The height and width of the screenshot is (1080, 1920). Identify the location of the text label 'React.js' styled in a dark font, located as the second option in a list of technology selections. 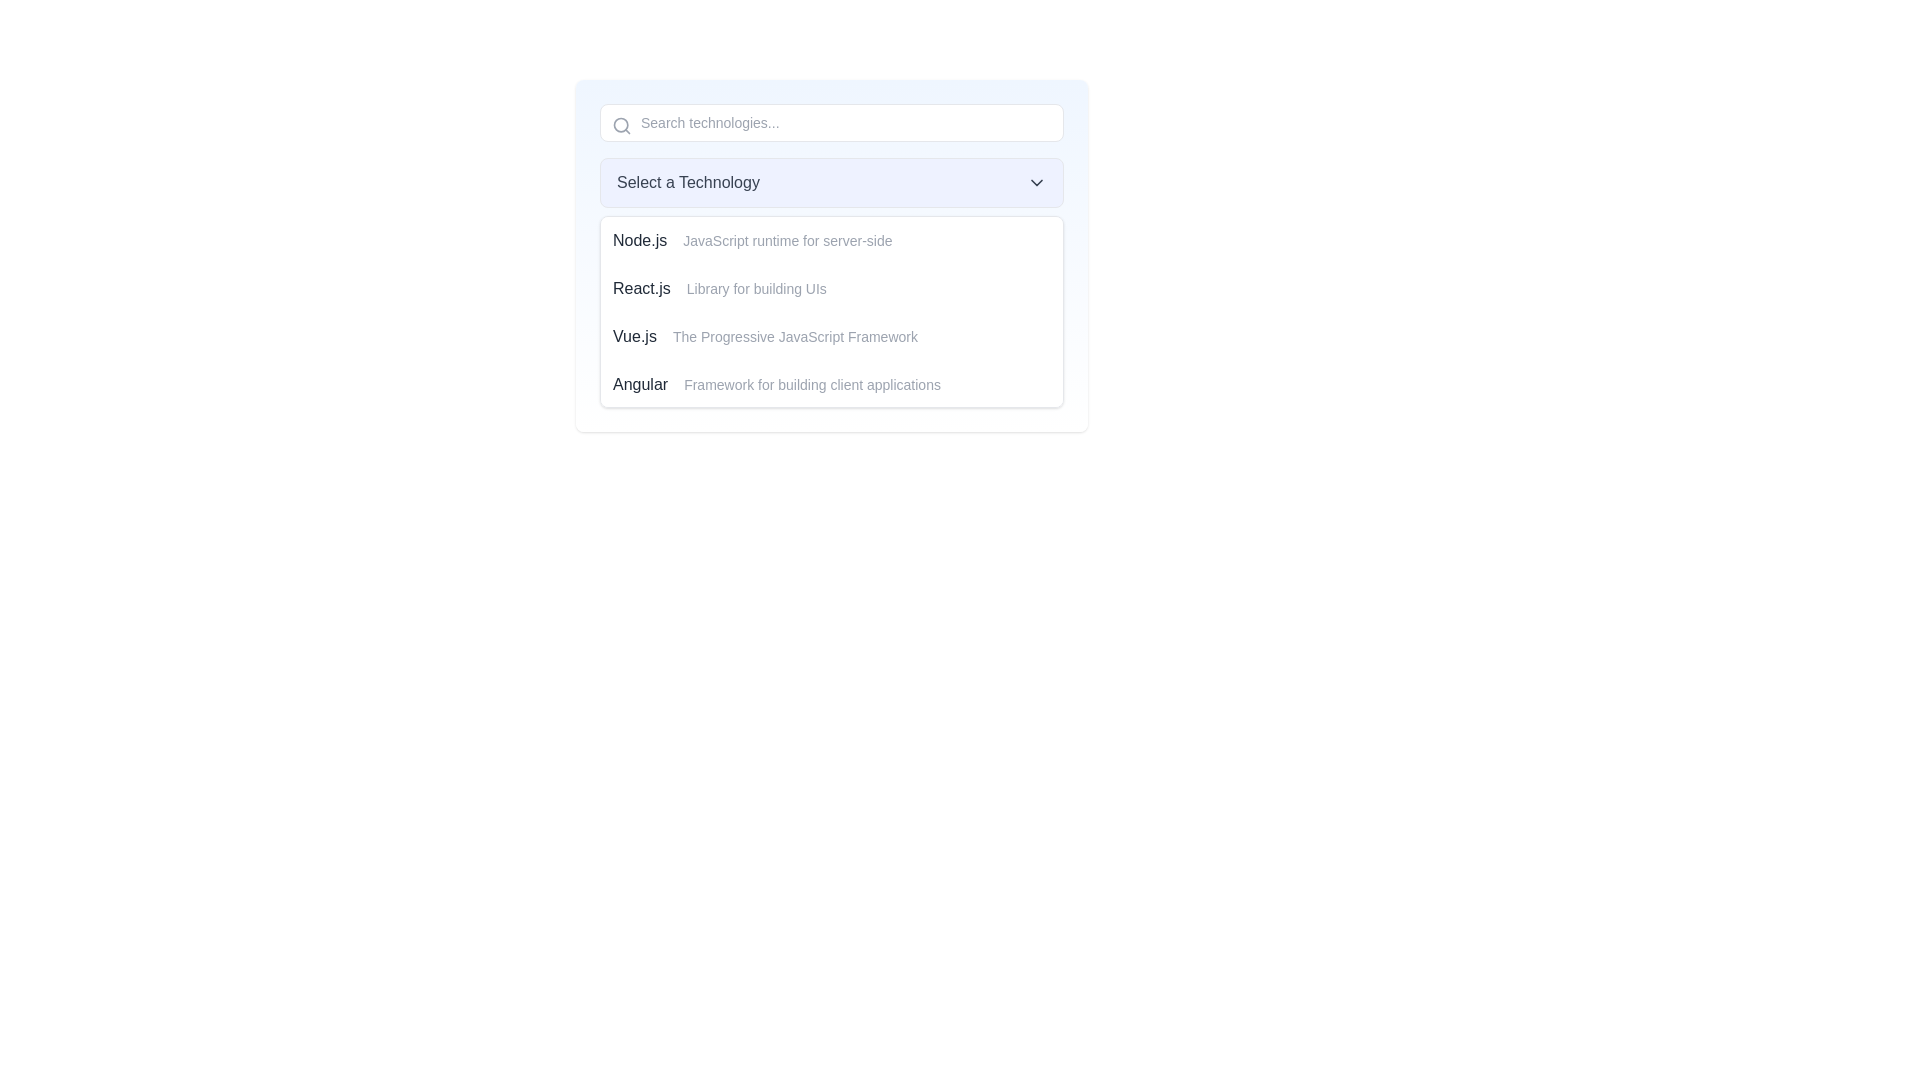
(641, 289).